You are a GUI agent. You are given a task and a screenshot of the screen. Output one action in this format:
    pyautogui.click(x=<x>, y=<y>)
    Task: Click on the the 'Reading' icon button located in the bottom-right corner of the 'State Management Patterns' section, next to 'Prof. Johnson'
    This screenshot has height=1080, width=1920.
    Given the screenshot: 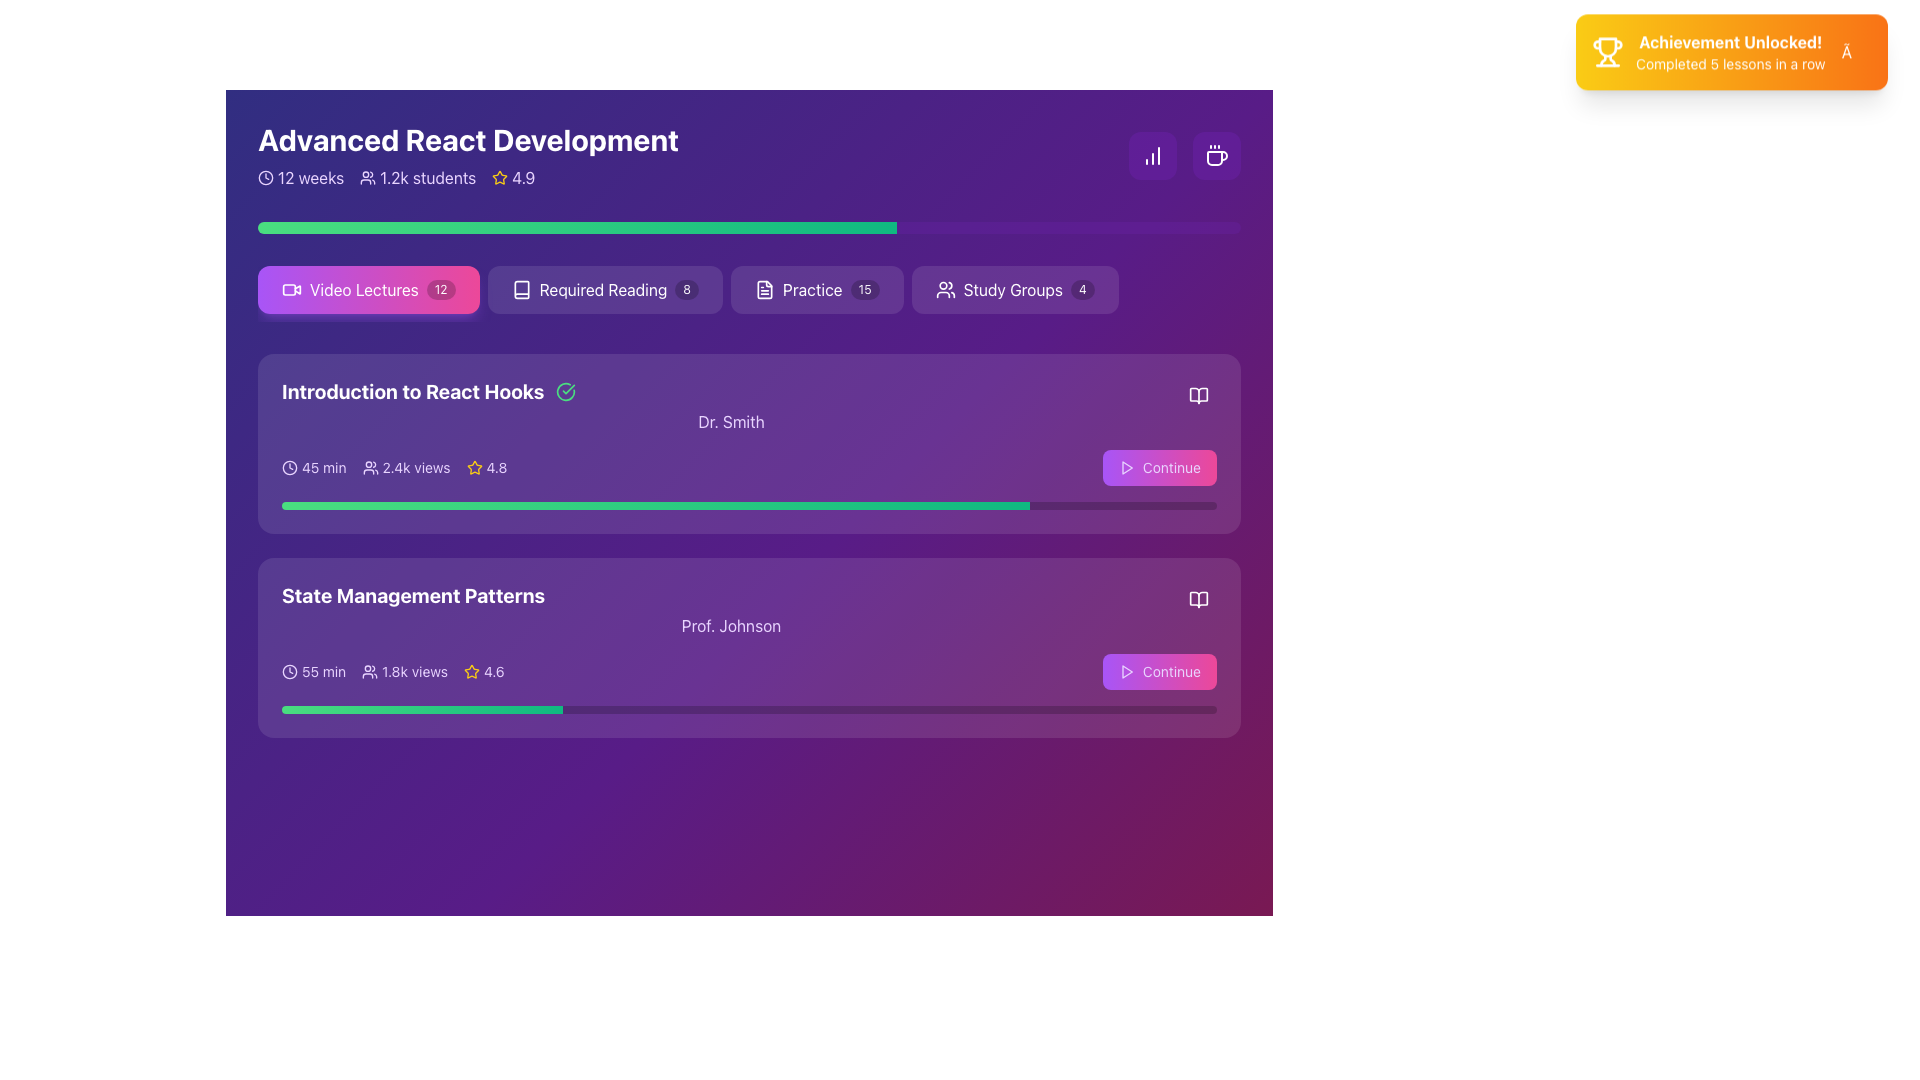 What is the action you would take?
    pyautogui.click(x=1199, y=599)
    